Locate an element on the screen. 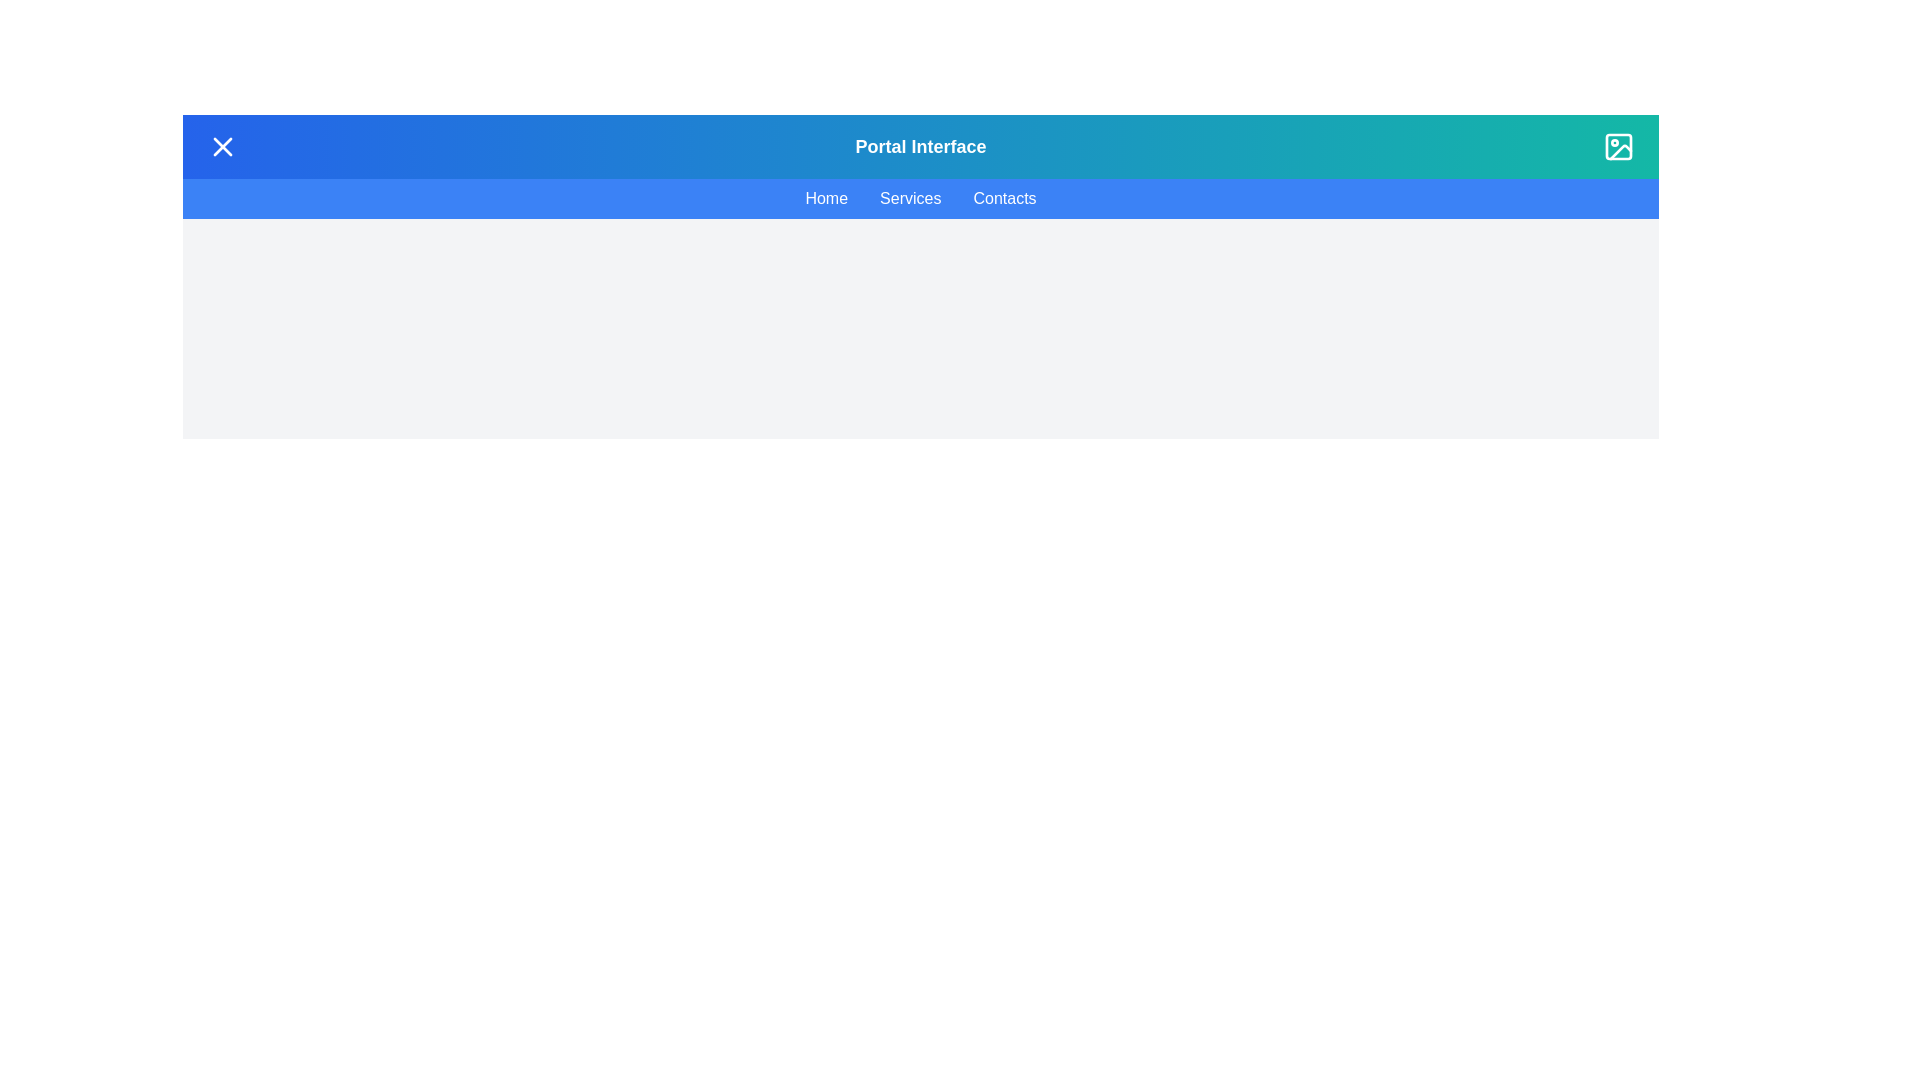 The image size is (1920, 1080). 'X' icon button to toggle the menu visibility is located at coordinates (222, 145).